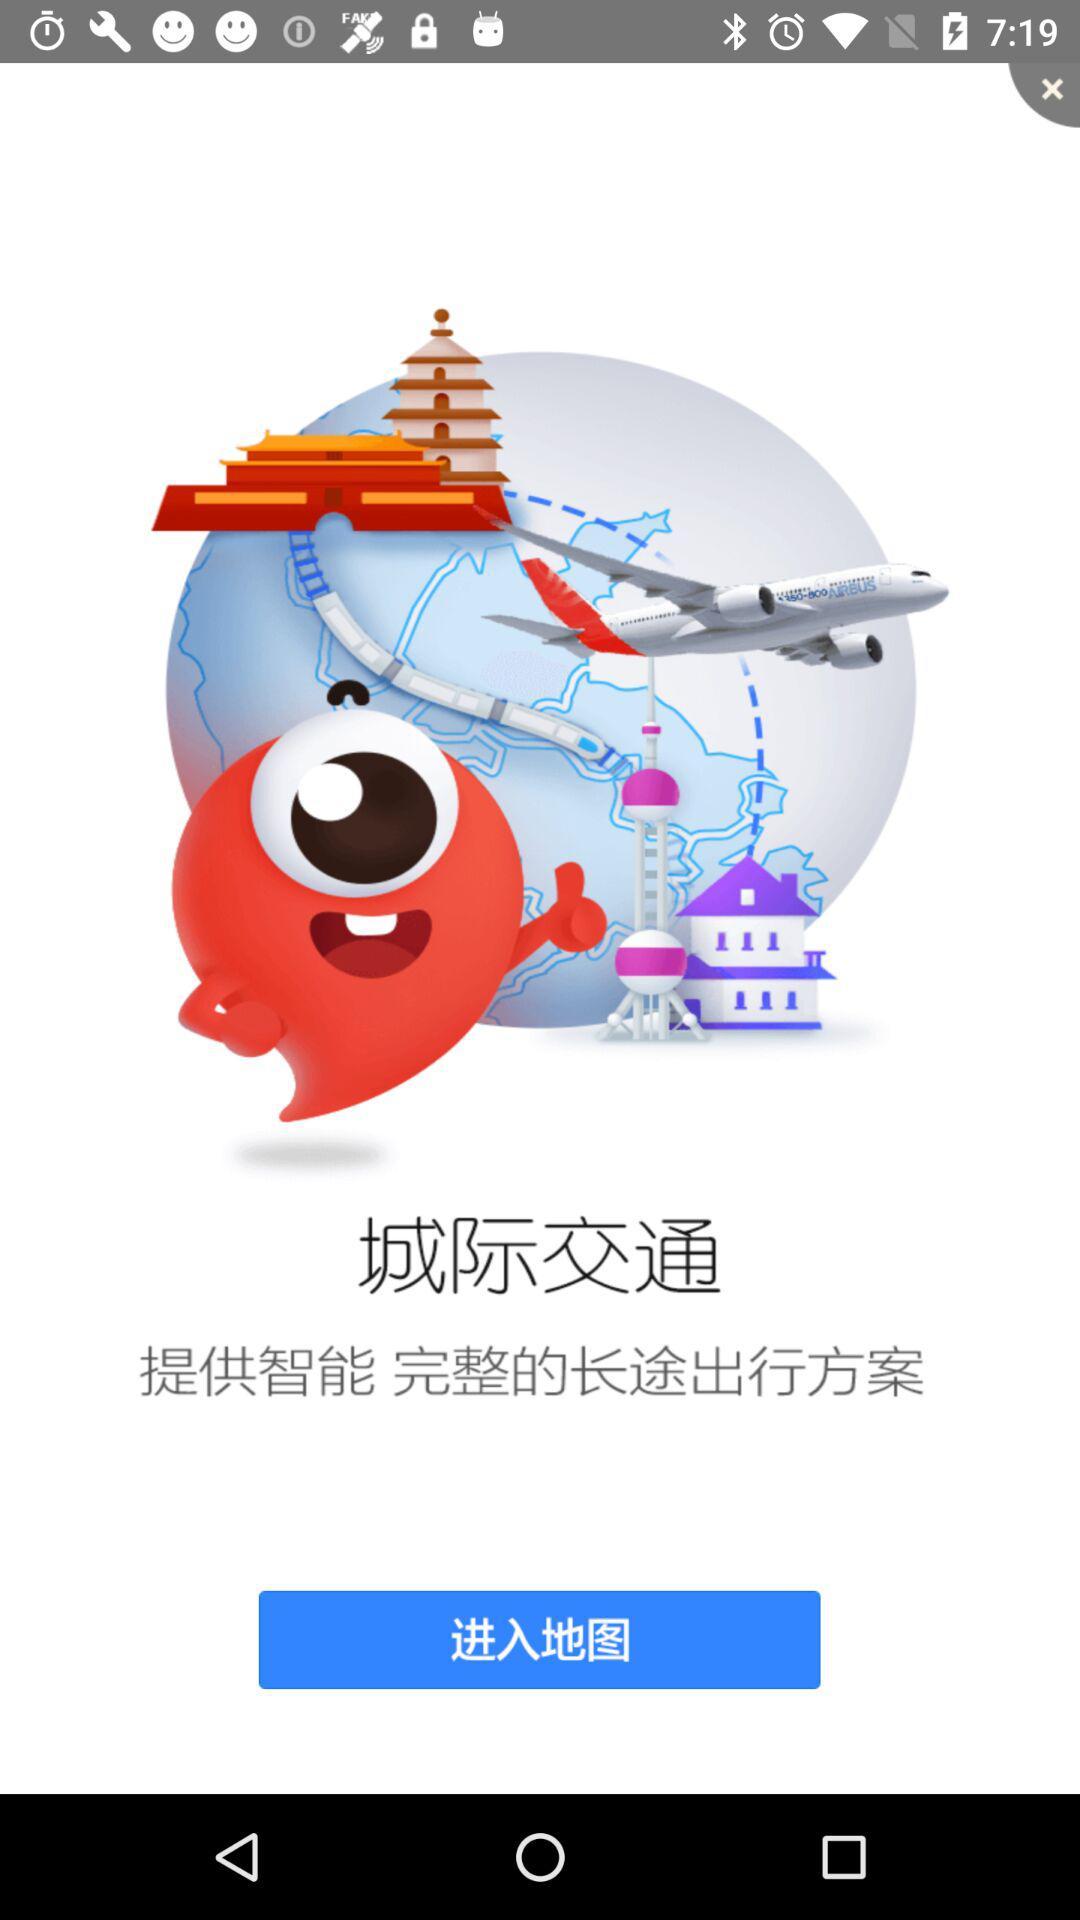 The height and width of the screenshot is (1920, 1080). Describe the element at coordinates (1043, 94) in the screenshot. I see `close` at that location.